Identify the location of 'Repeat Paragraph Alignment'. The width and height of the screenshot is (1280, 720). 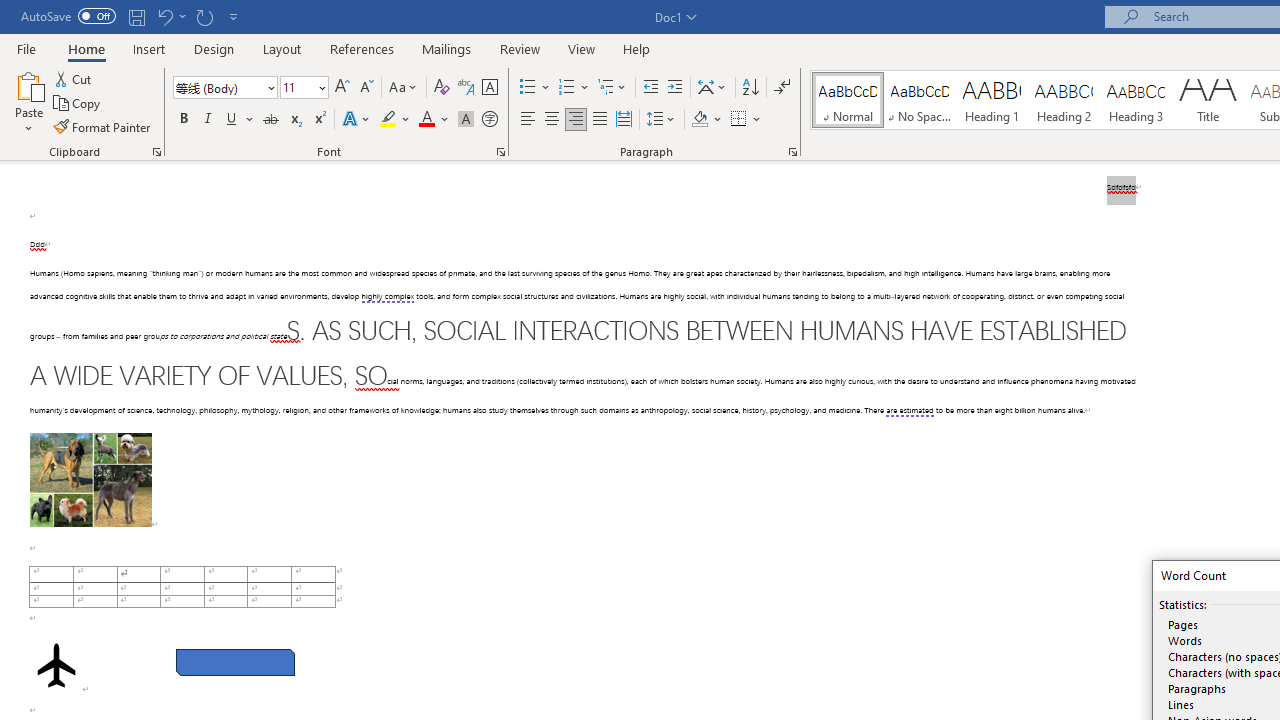
(204, 16).